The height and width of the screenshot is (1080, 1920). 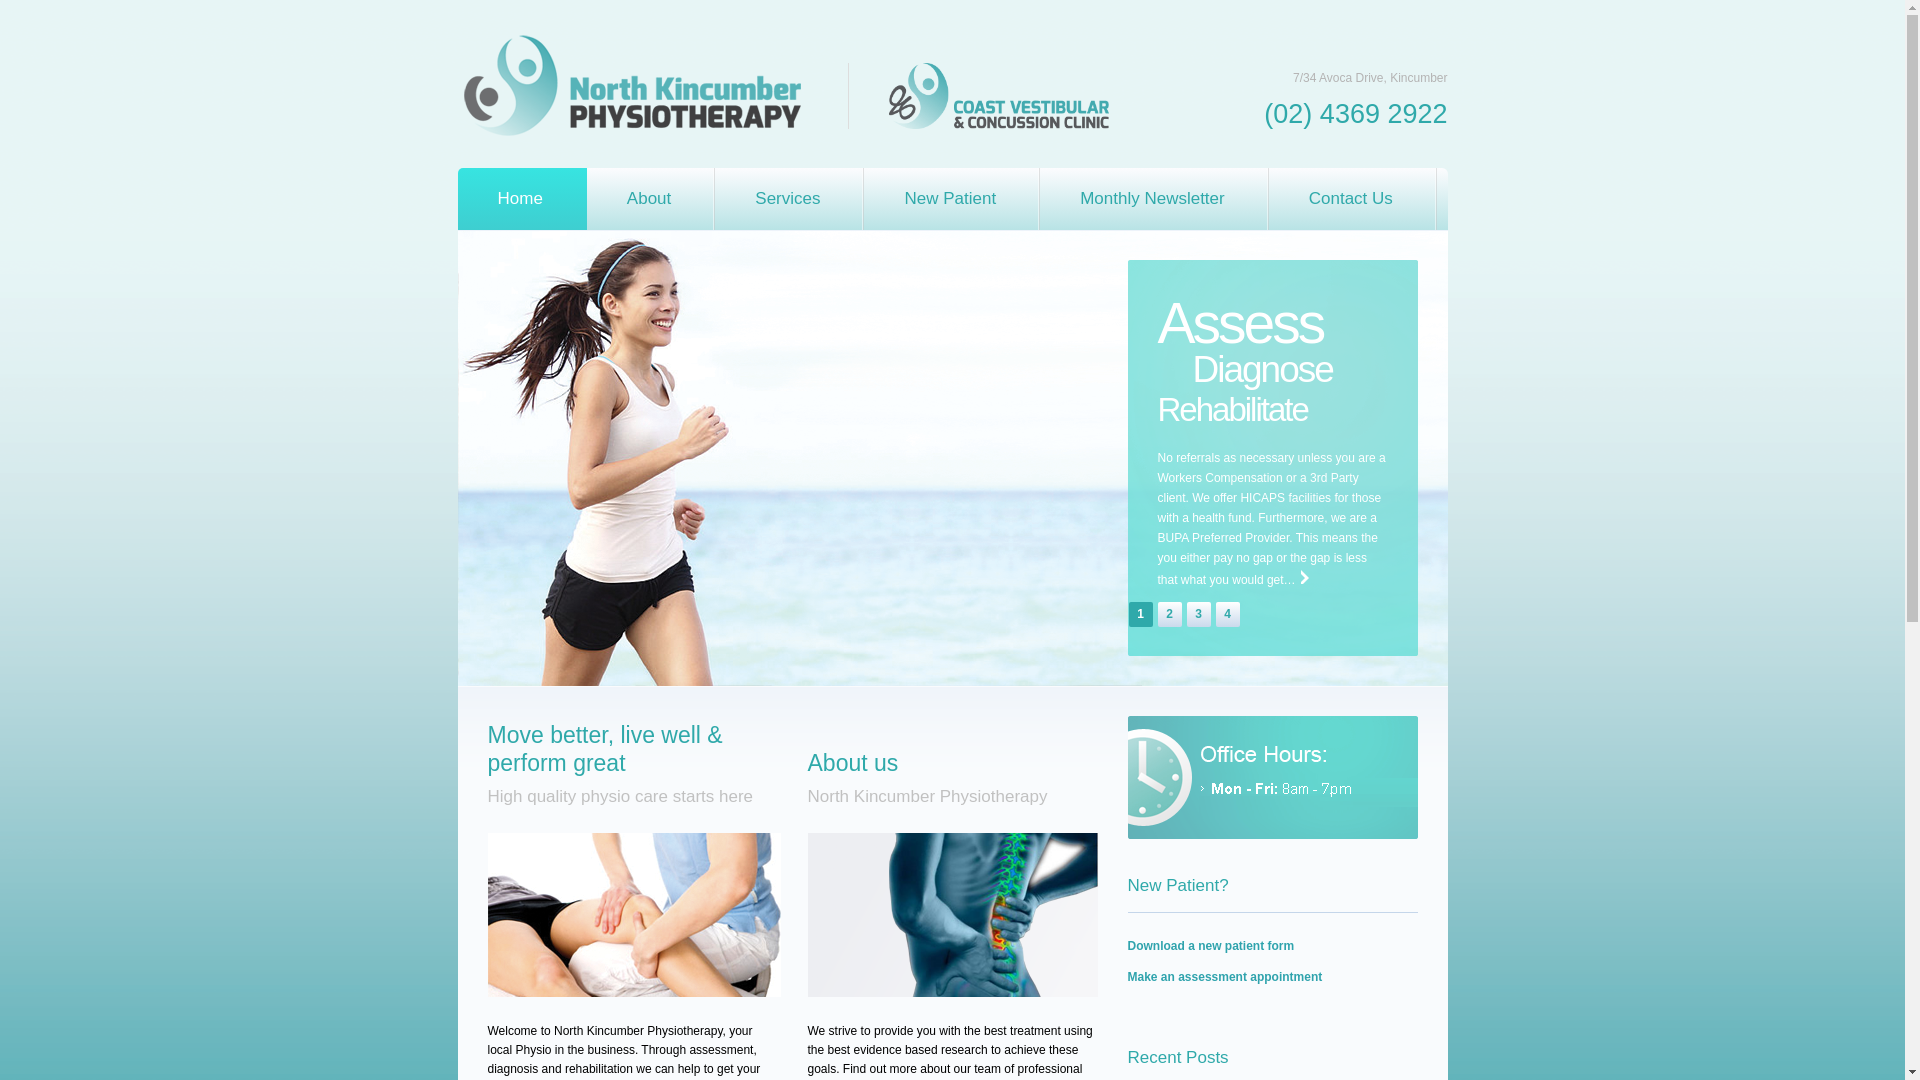 I want to click on '3', so click(x=1185, y=613).